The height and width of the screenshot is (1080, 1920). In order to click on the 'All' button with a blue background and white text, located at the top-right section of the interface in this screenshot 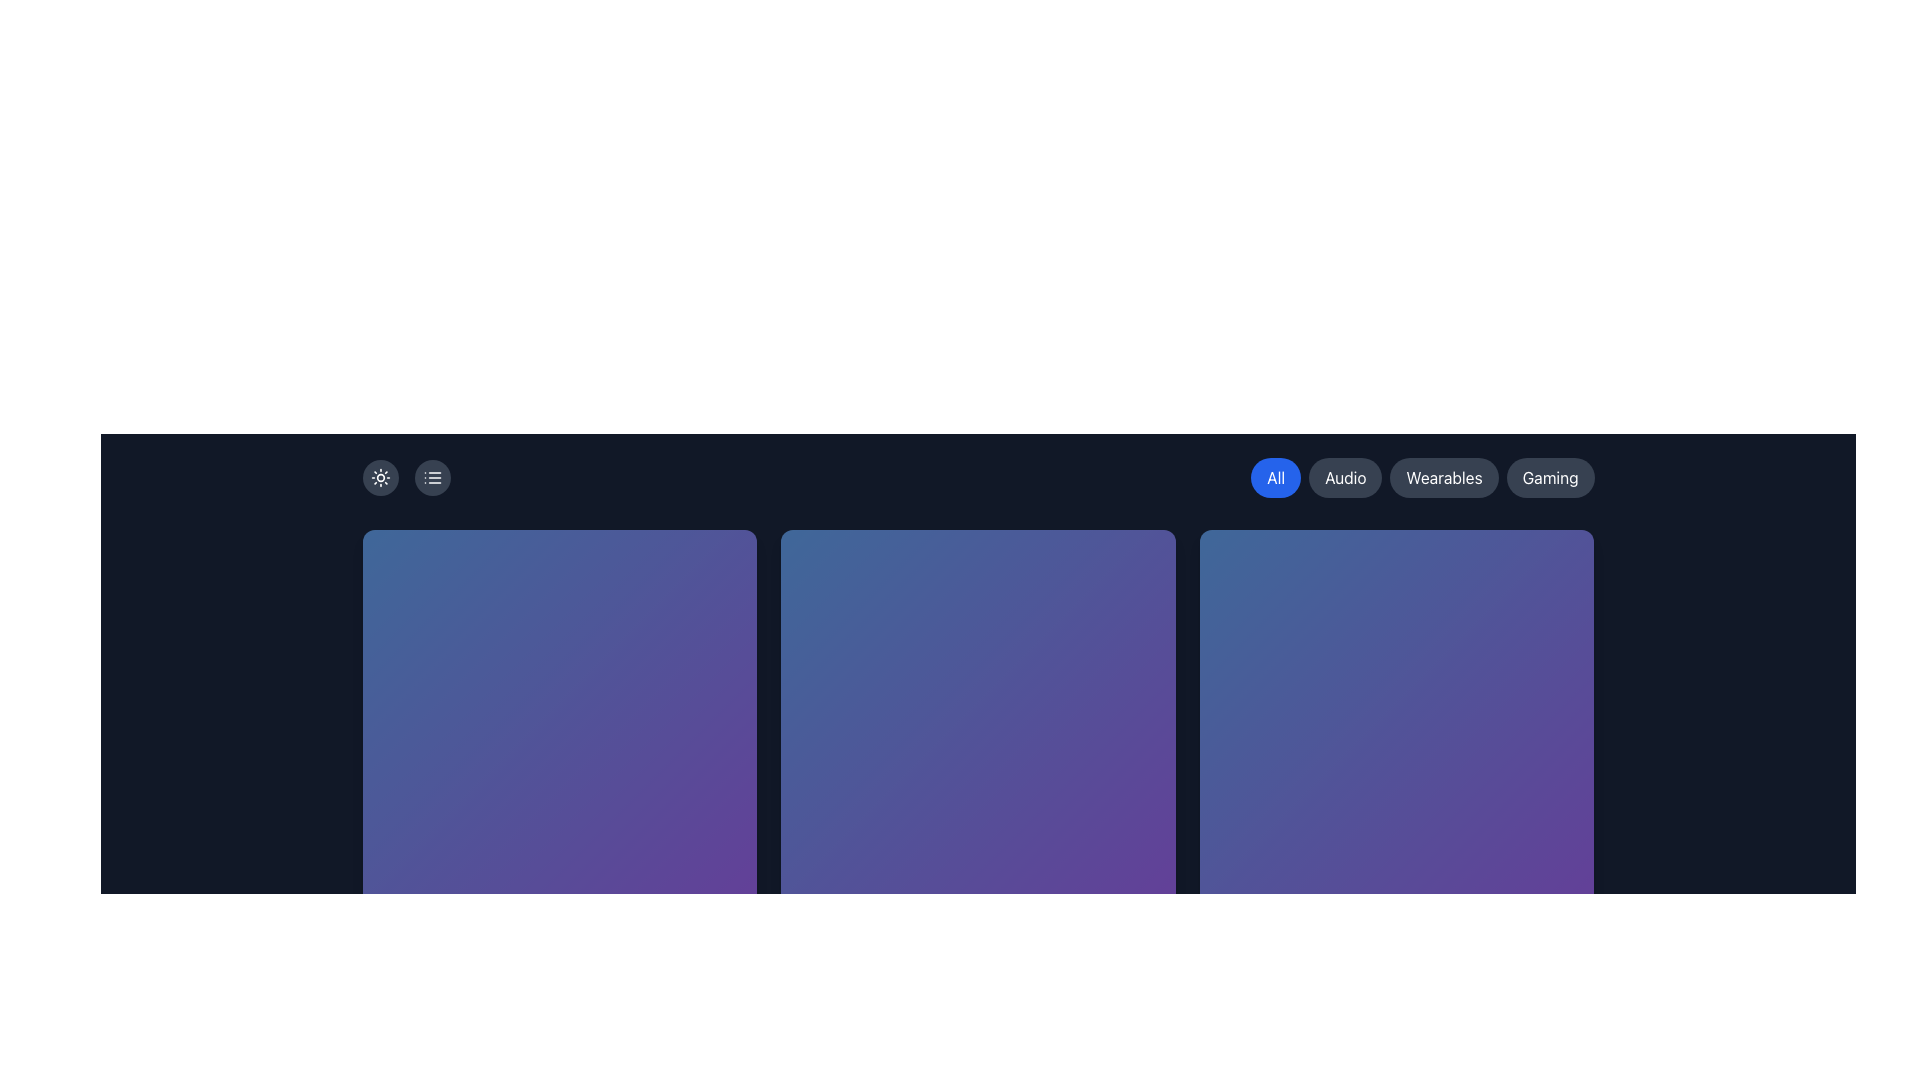, I will do `click(1275, 478)`.